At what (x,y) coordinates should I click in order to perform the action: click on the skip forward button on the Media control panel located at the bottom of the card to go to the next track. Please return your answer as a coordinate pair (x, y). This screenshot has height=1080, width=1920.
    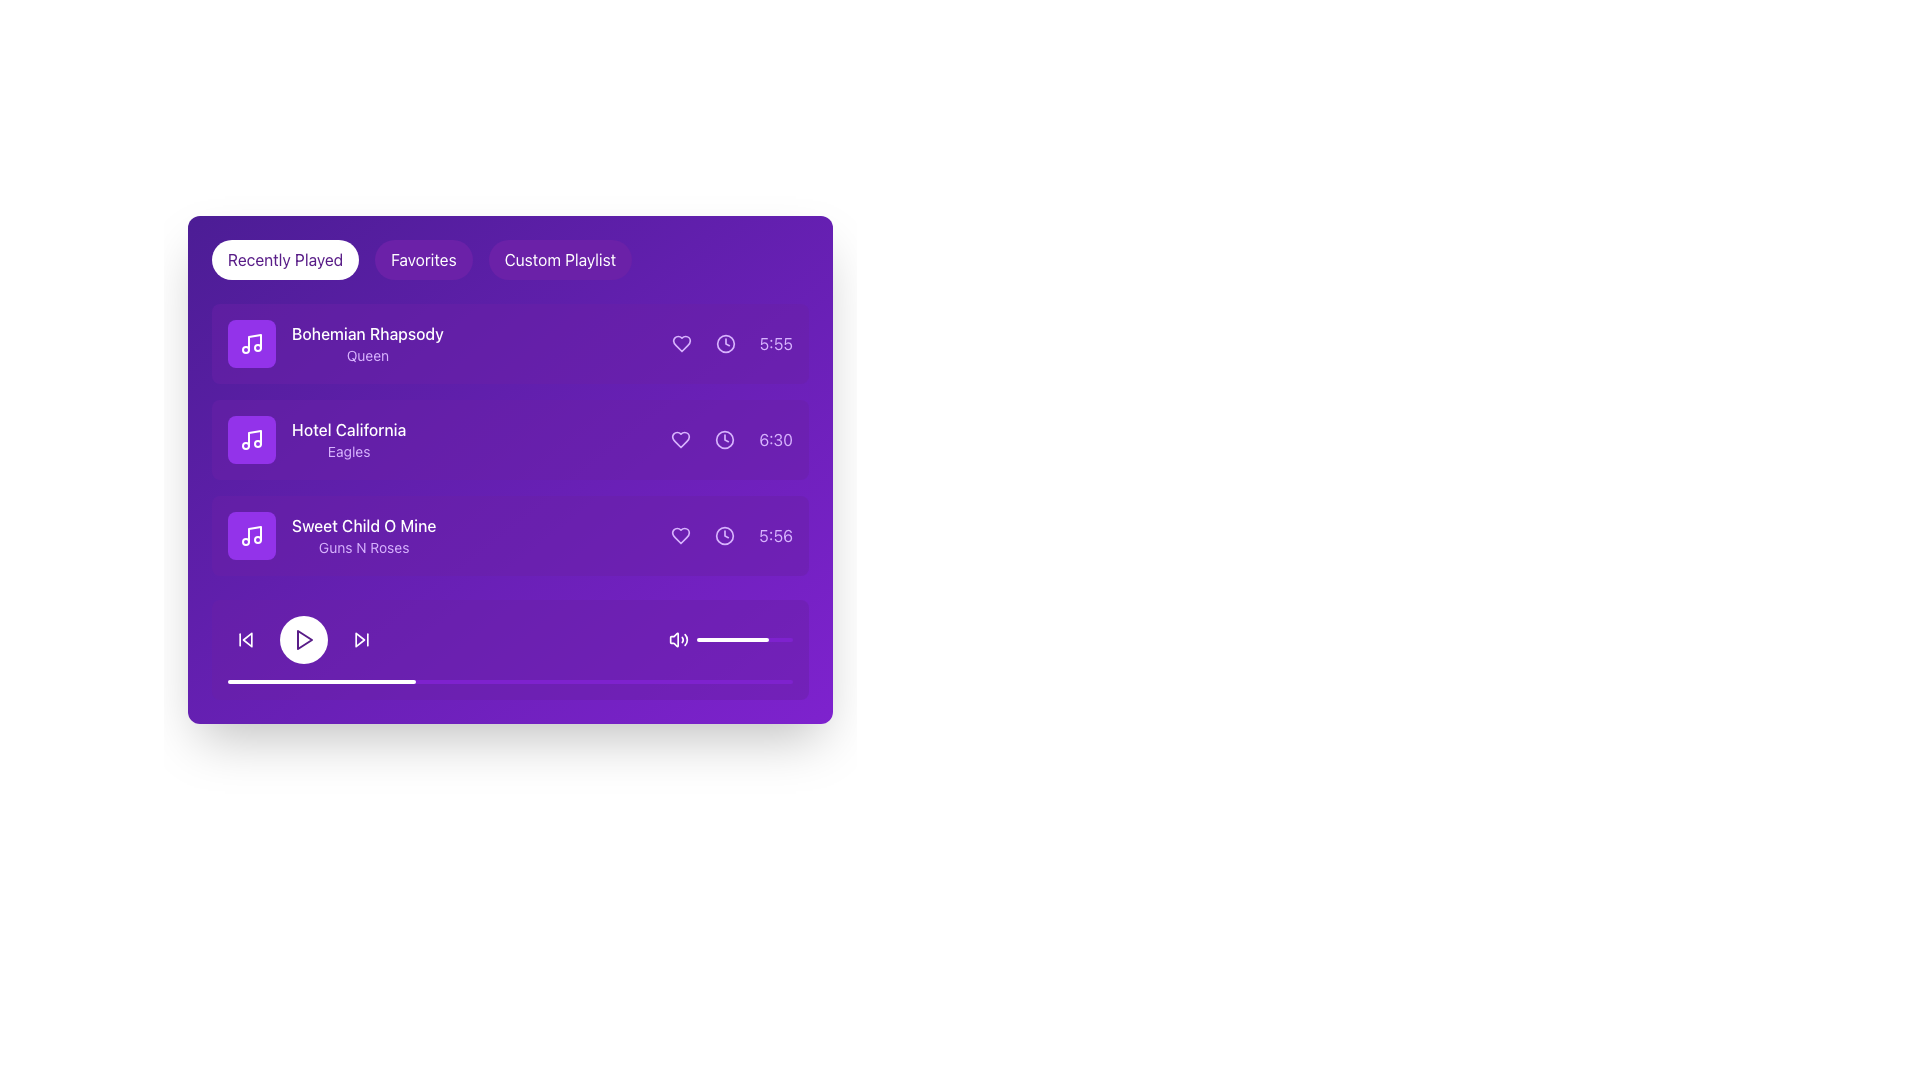
    Looking at the image, I should click on (510, 650).